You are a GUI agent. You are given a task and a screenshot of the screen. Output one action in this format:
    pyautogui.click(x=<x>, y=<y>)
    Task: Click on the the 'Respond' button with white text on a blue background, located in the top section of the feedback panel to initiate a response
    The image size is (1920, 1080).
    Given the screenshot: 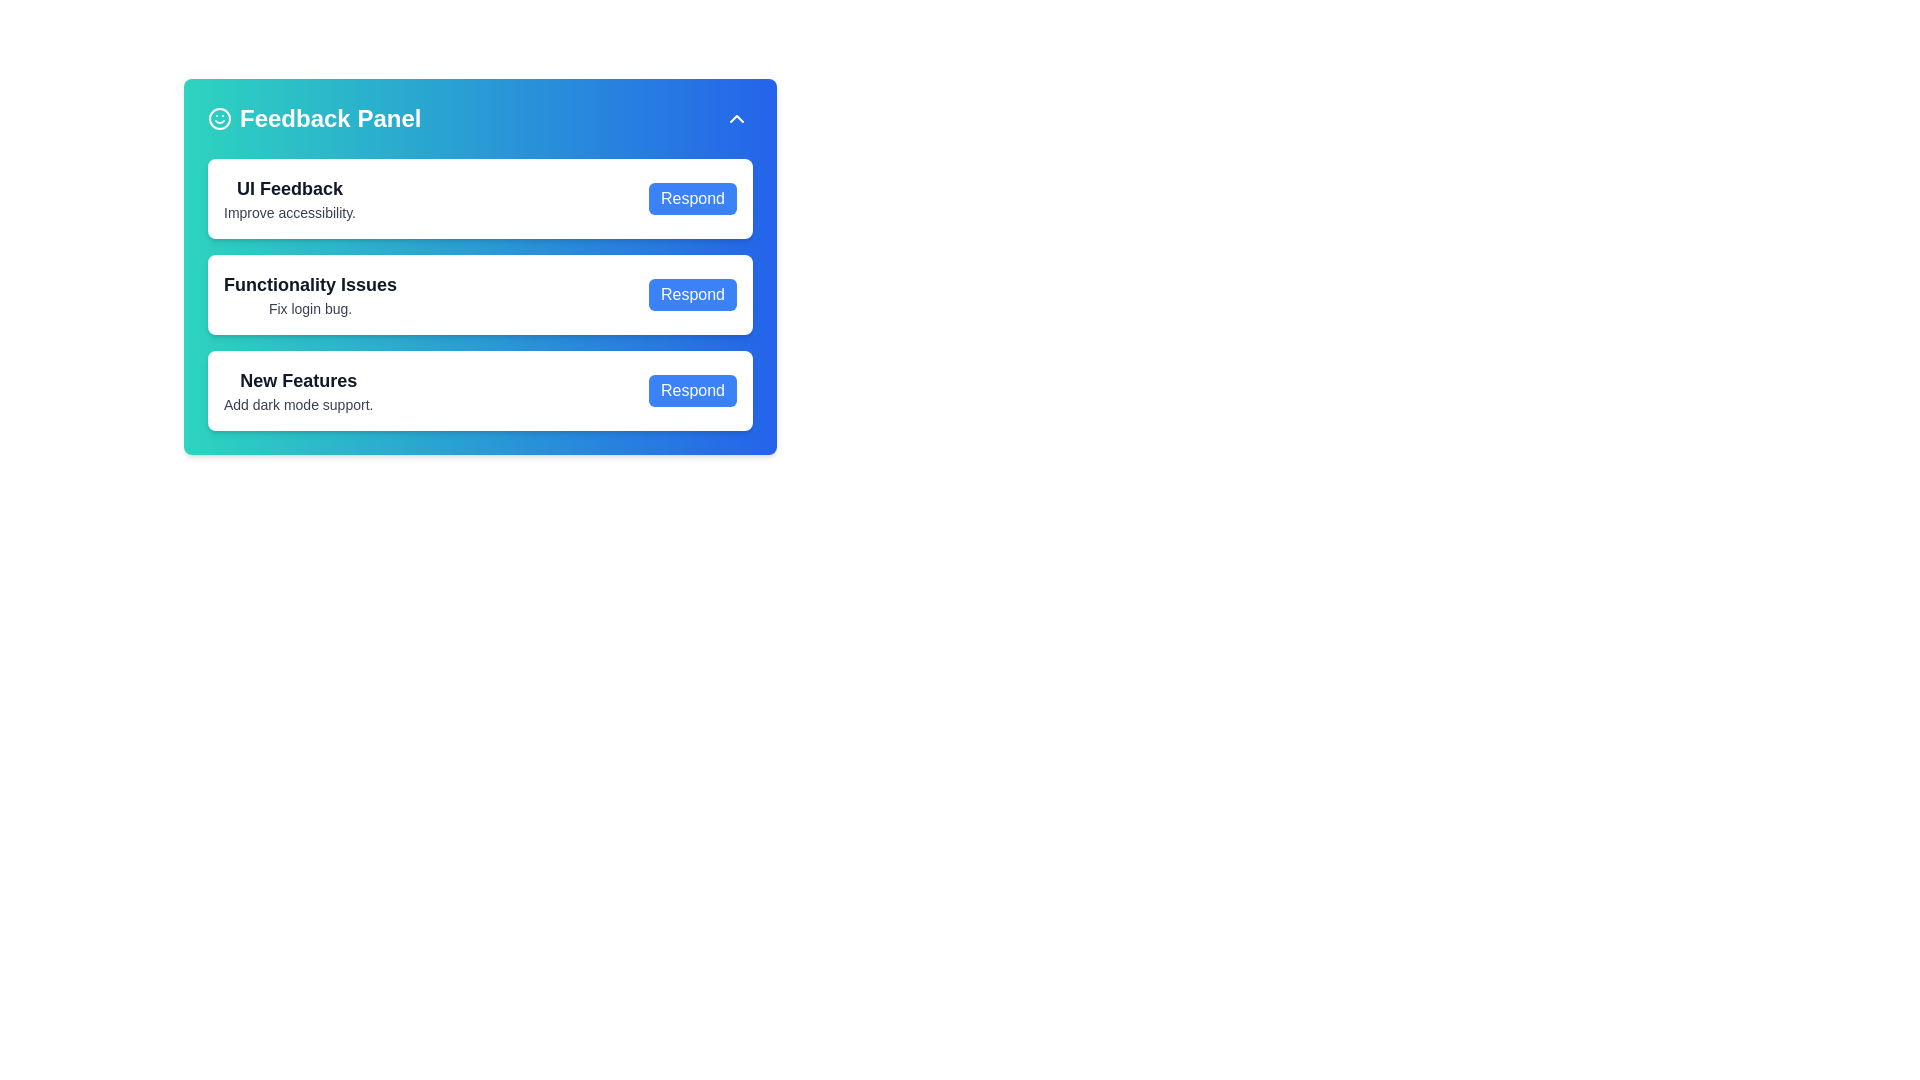 What is the action you would take?
    pyautogui.click(x=692, y=199)
    